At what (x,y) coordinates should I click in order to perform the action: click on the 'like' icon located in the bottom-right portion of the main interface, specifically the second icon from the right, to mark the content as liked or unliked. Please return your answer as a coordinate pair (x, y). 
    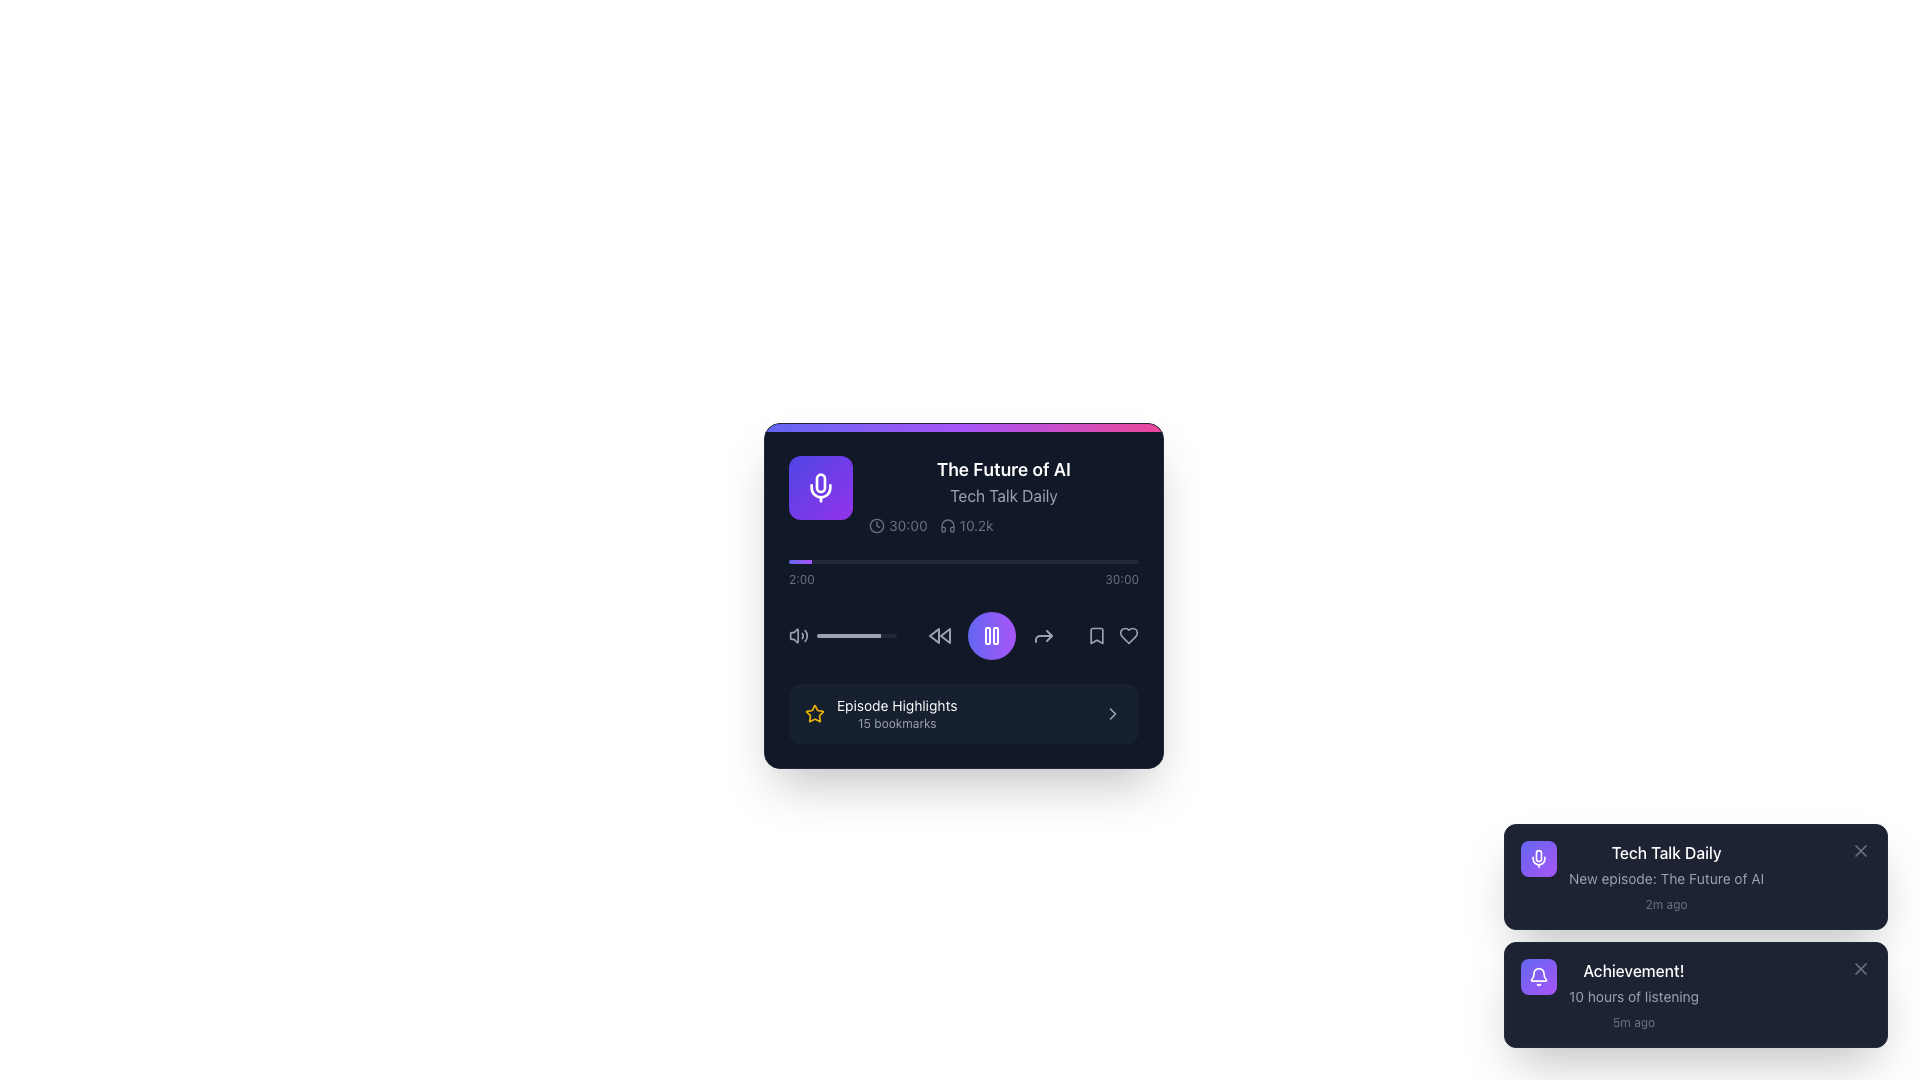
    Looking at the image, I should click on (1128, 636).